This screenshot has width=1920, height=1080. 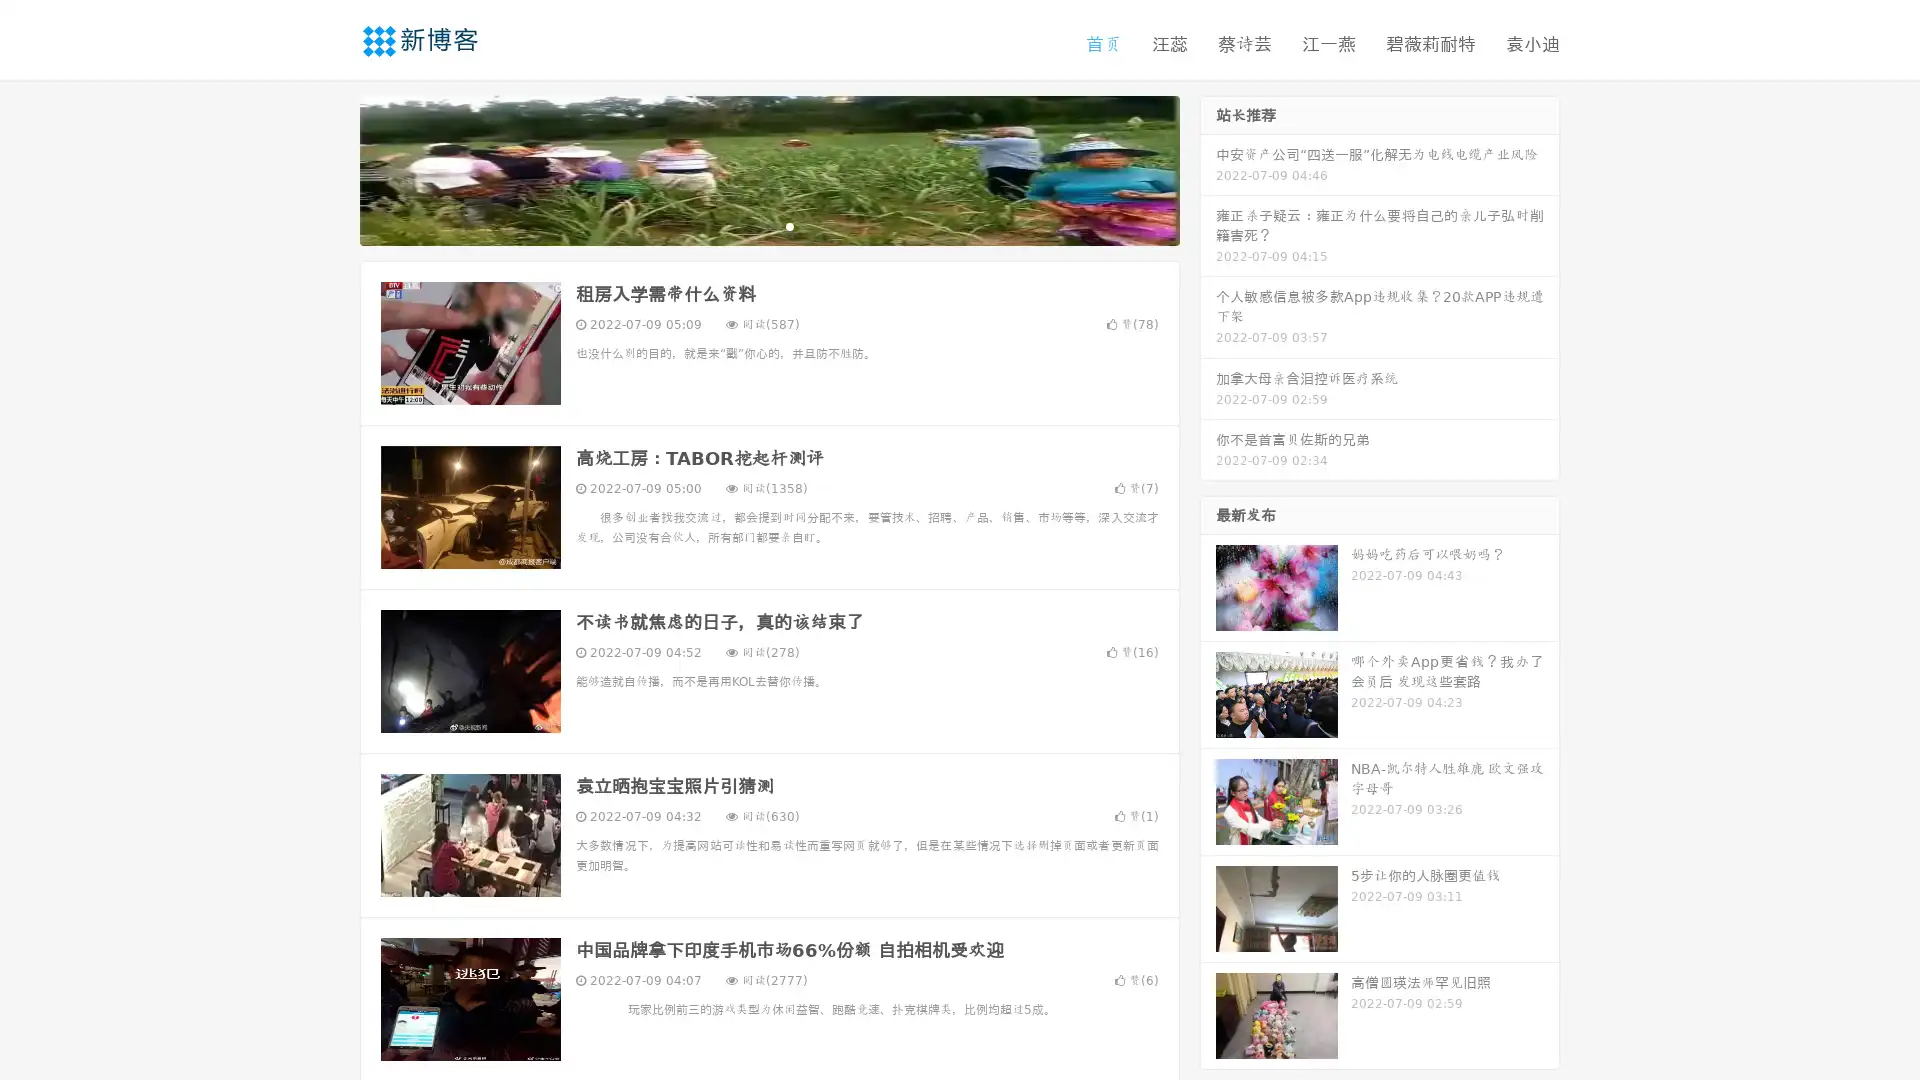 I want to click on Go to slide 1, so click(x=748, y=225).